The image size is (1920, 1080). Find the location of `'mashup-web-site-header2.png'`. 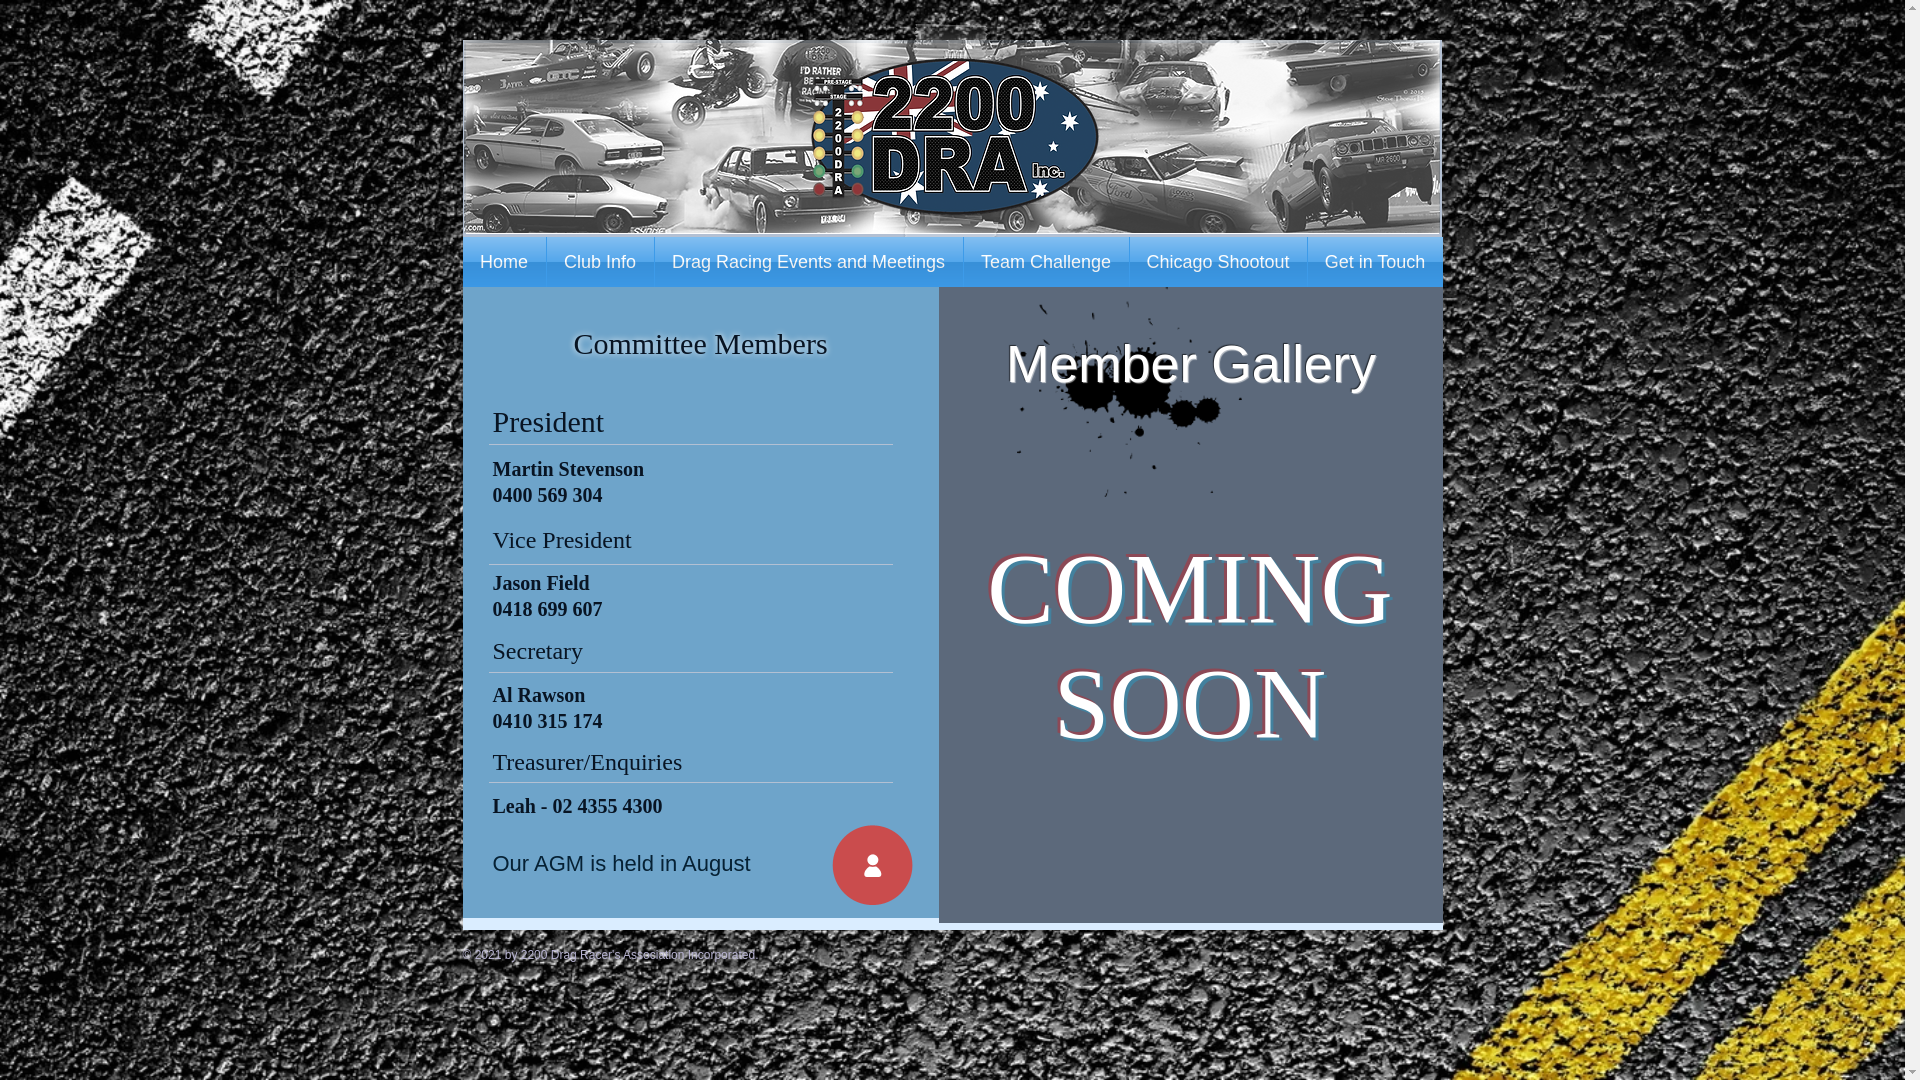

'mashup-web-site-header2.png' is located at coordinates (950, 135).